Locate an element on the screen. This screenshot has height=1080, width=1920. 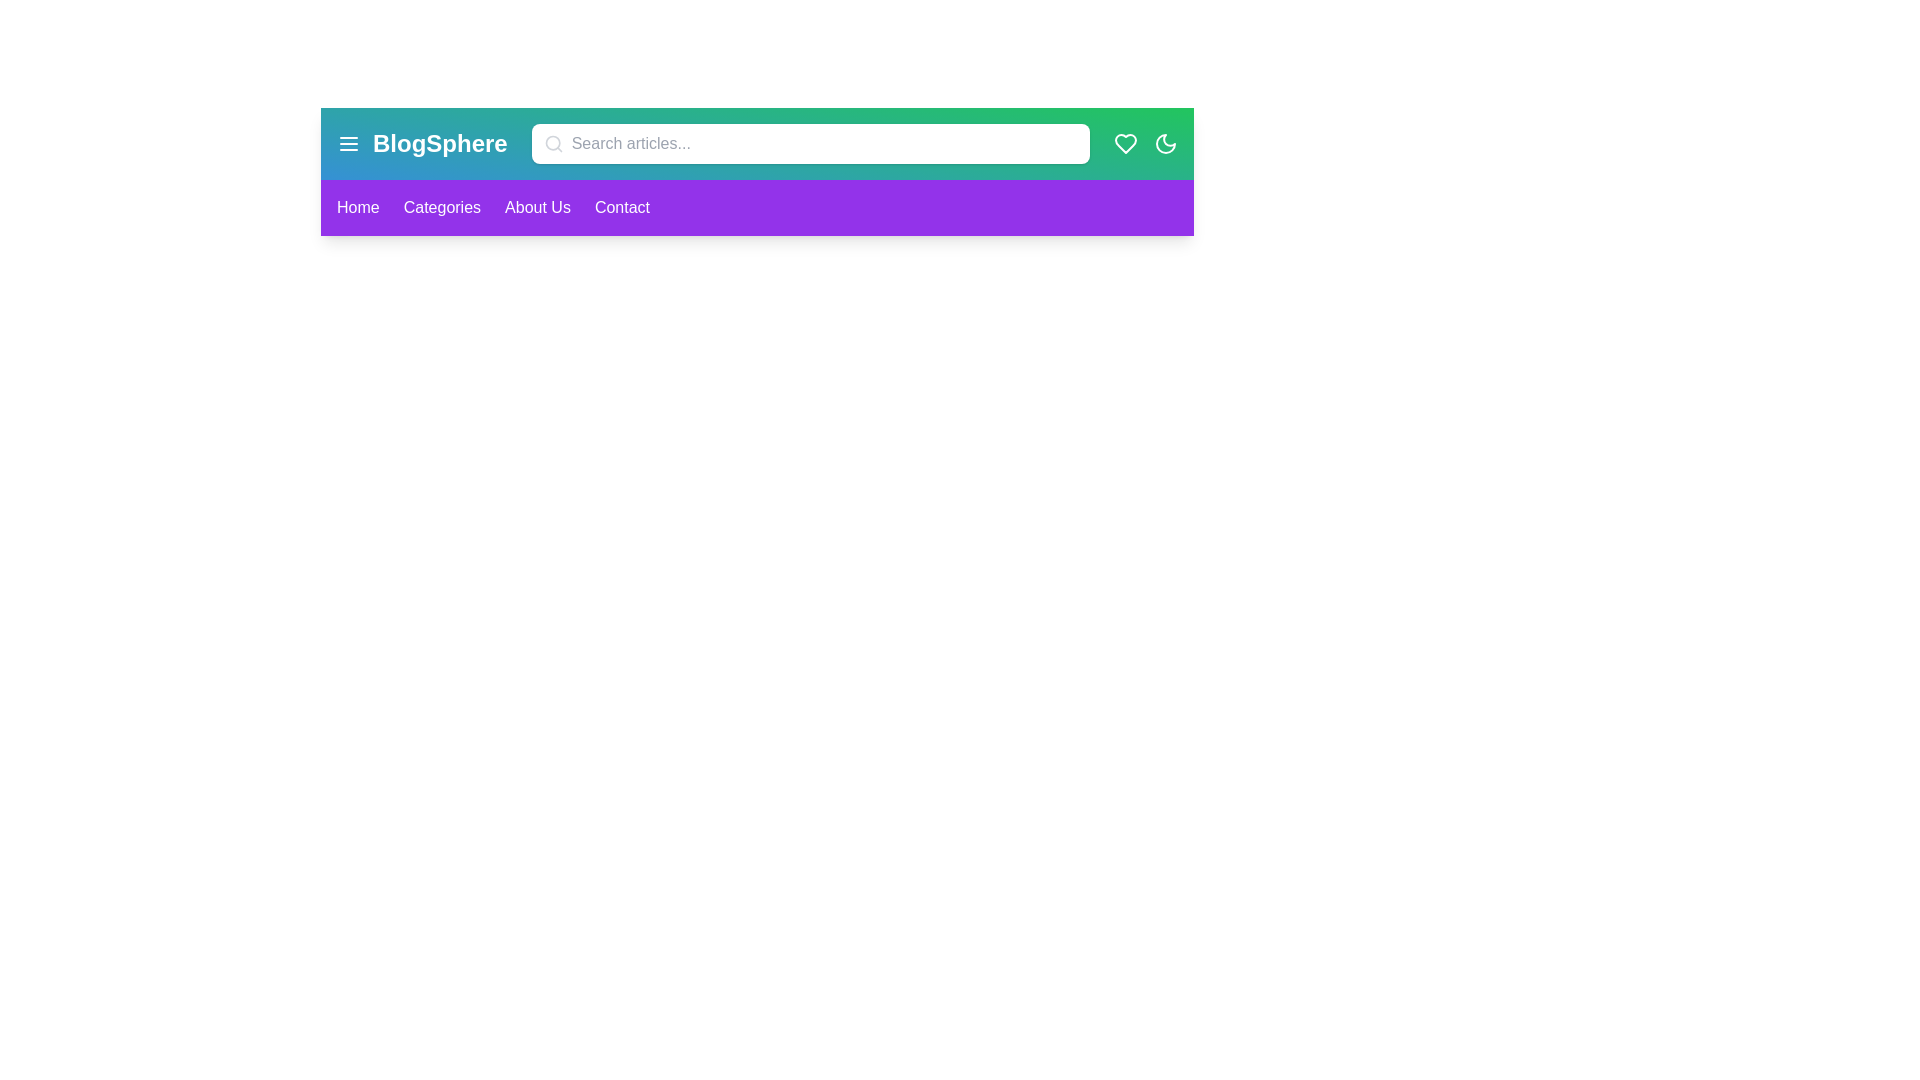
'Heart' button to mark or unmark a favorite is located at coordinates (1126, 142).